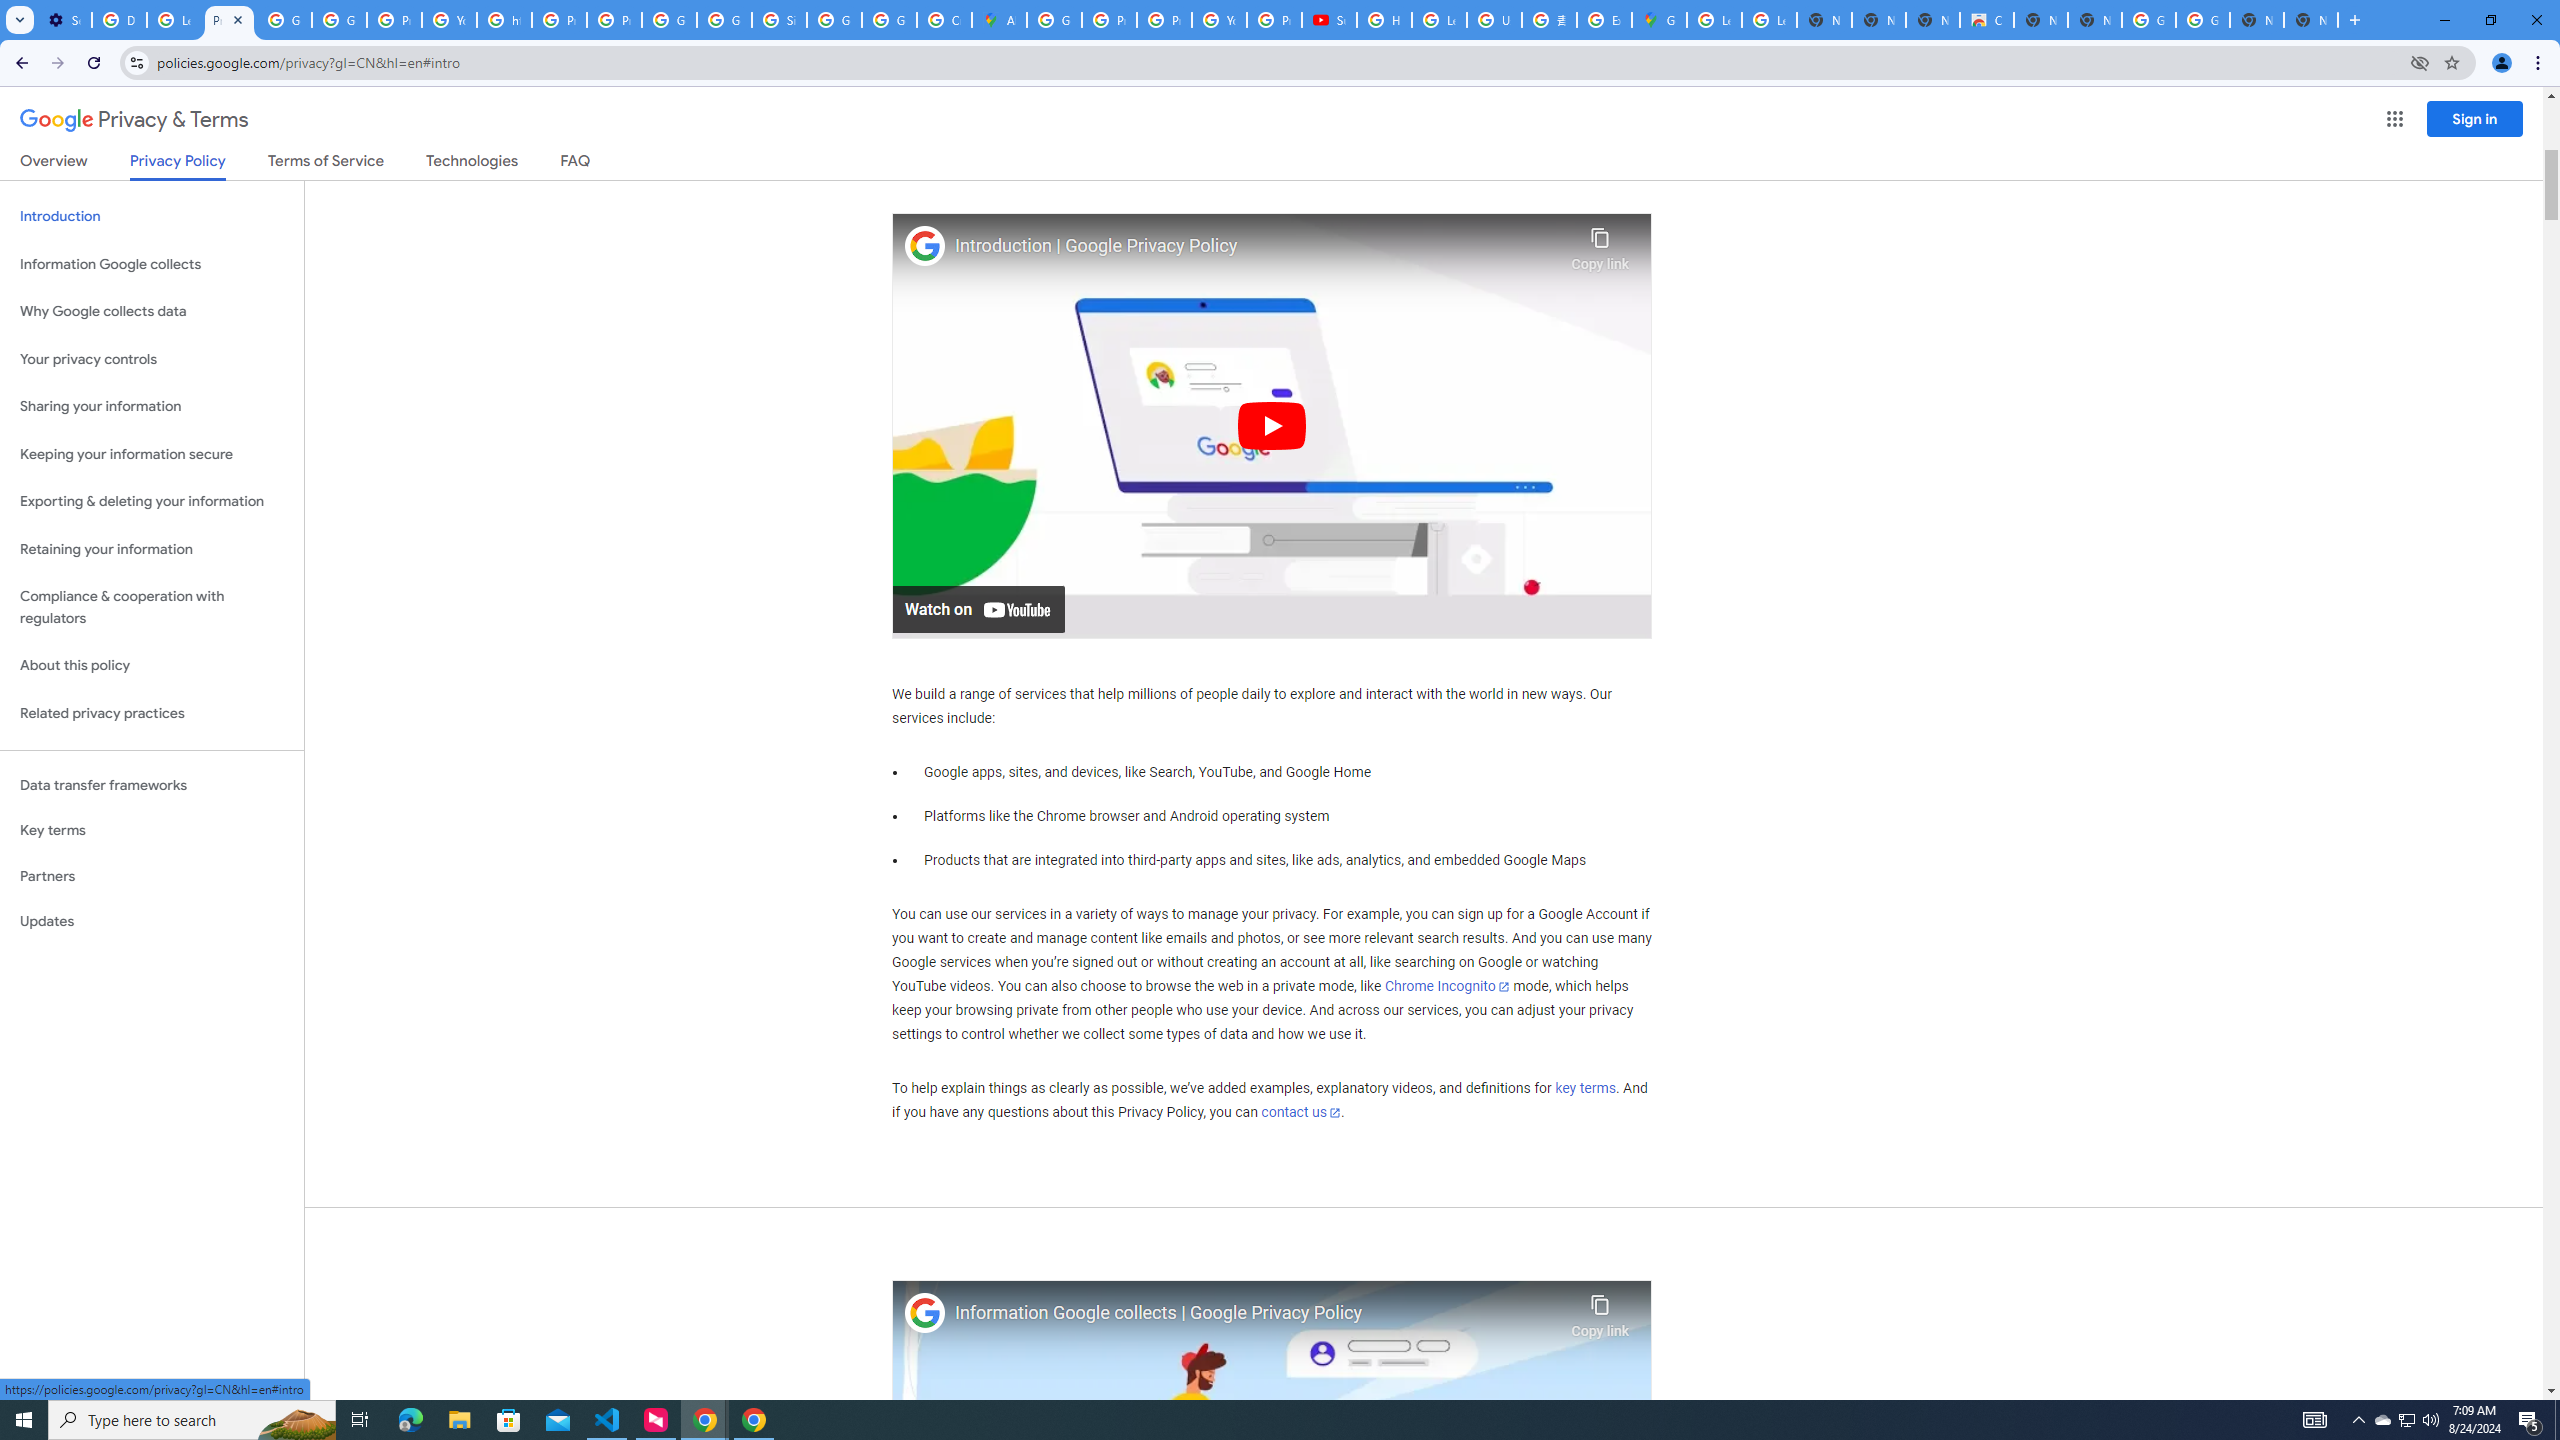 This screenshot has height=1440, width=2560. I want to click on 'Terms of Service', so click(325, 164).